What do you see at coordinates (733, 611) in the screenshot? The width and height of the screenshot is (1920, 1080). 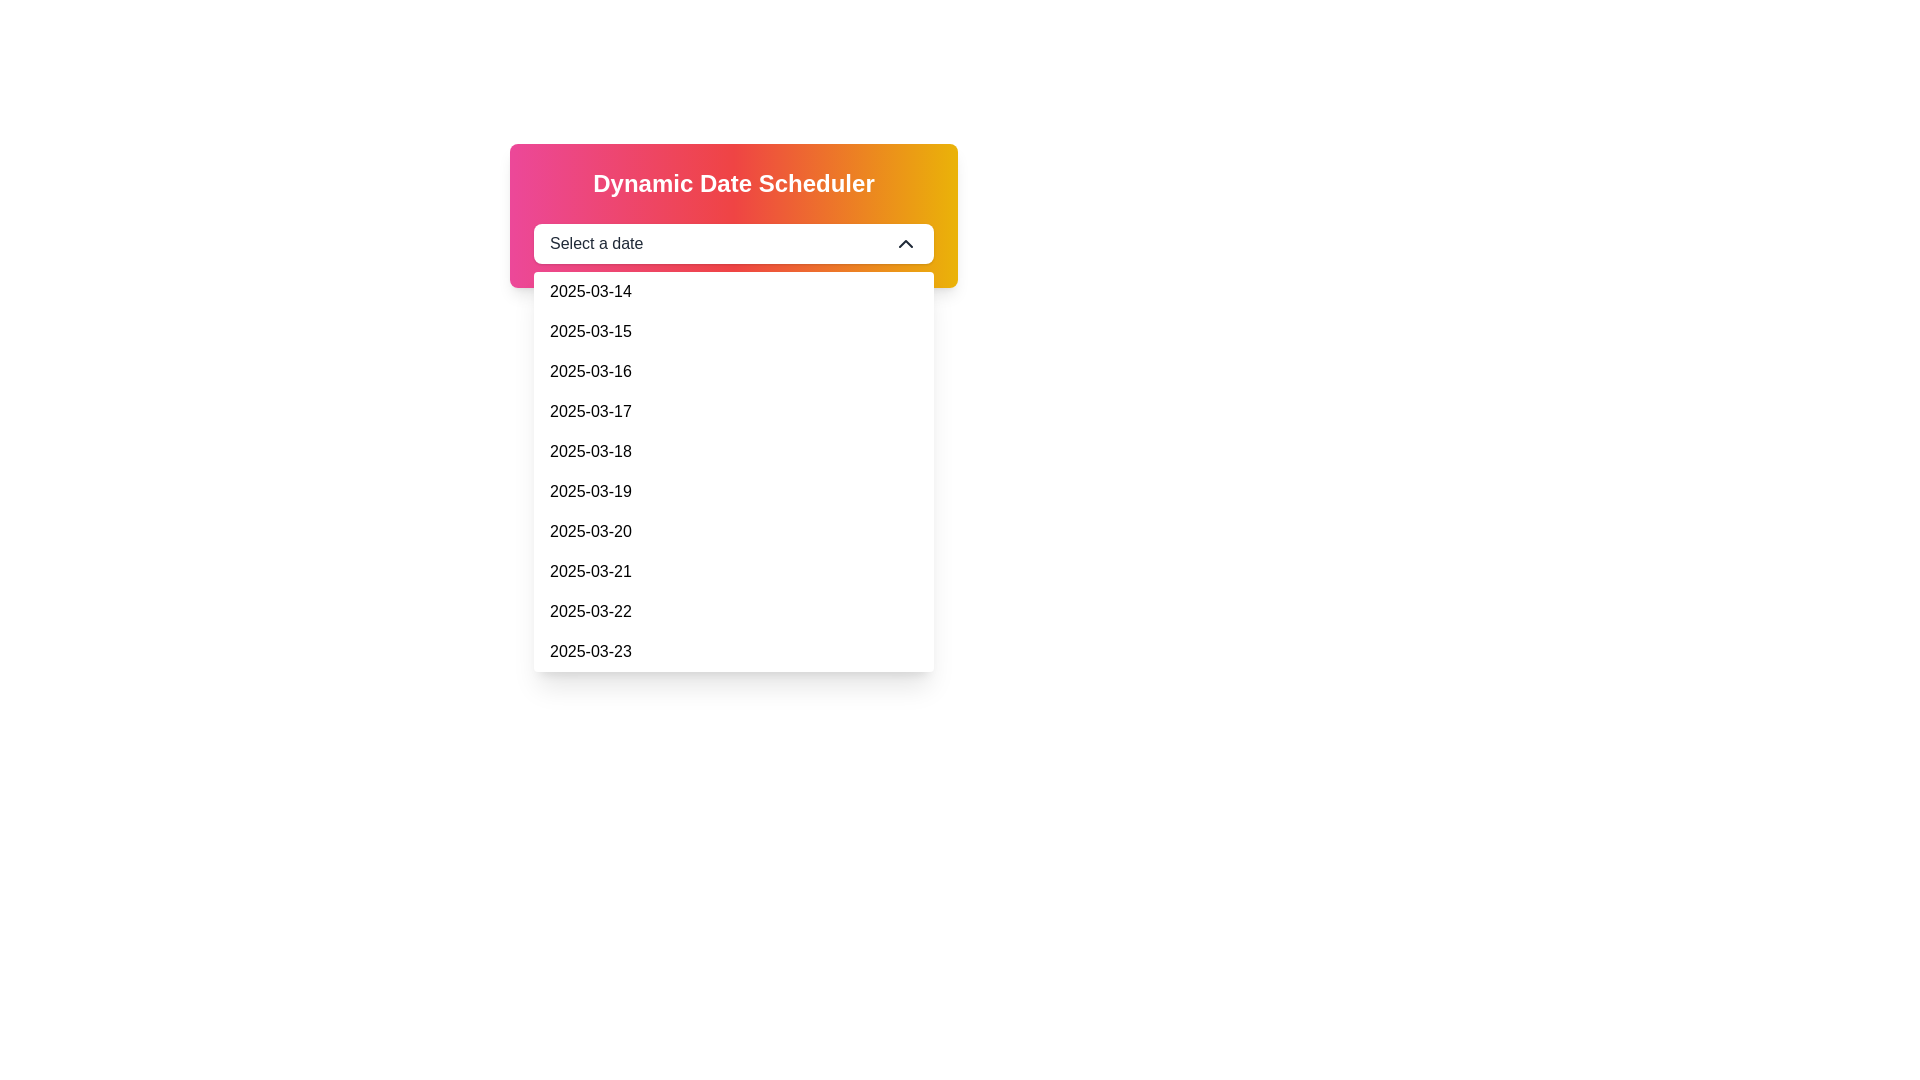 I see `the selectable option for the date '2025-03-22' in the dropdown list below '2025-03-21' and above '2025-03-23'` at bounding box center [733, 611].